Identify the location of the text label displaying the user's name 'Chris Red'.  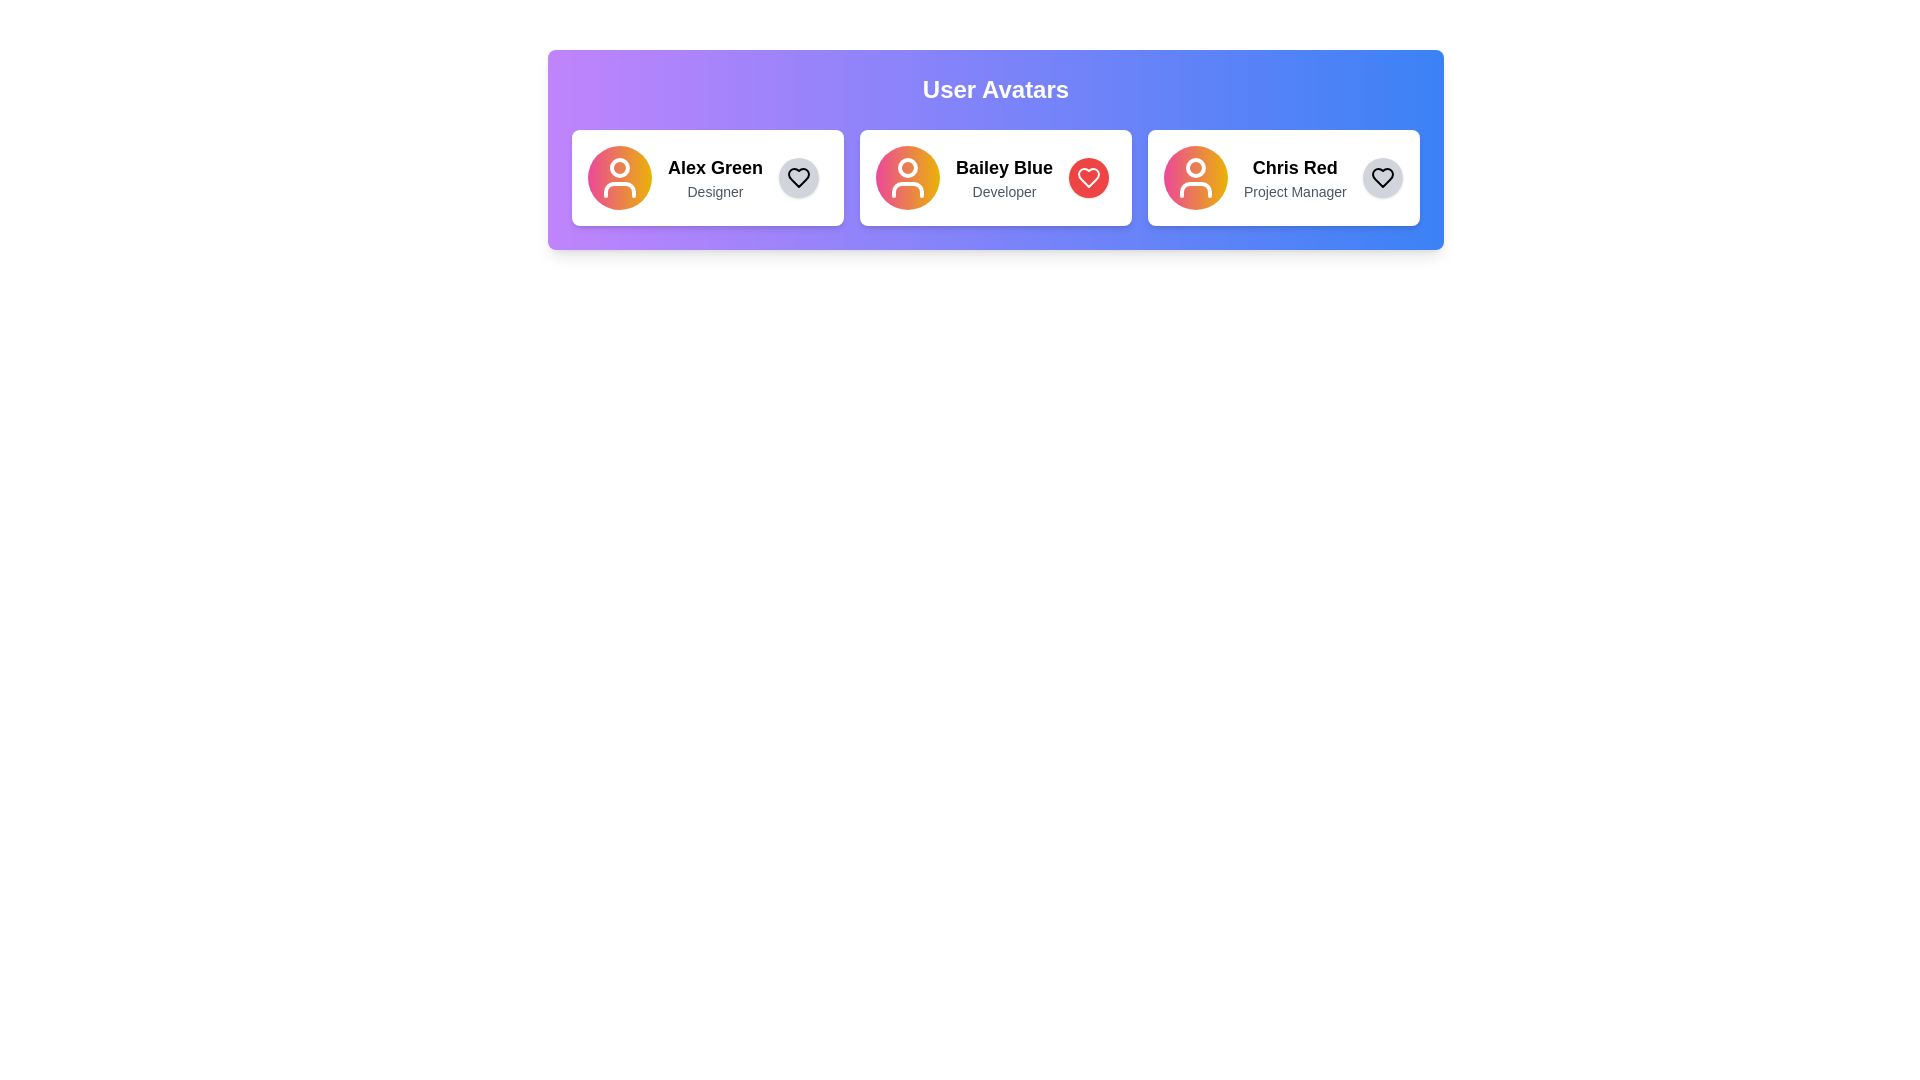
(1295, 167).